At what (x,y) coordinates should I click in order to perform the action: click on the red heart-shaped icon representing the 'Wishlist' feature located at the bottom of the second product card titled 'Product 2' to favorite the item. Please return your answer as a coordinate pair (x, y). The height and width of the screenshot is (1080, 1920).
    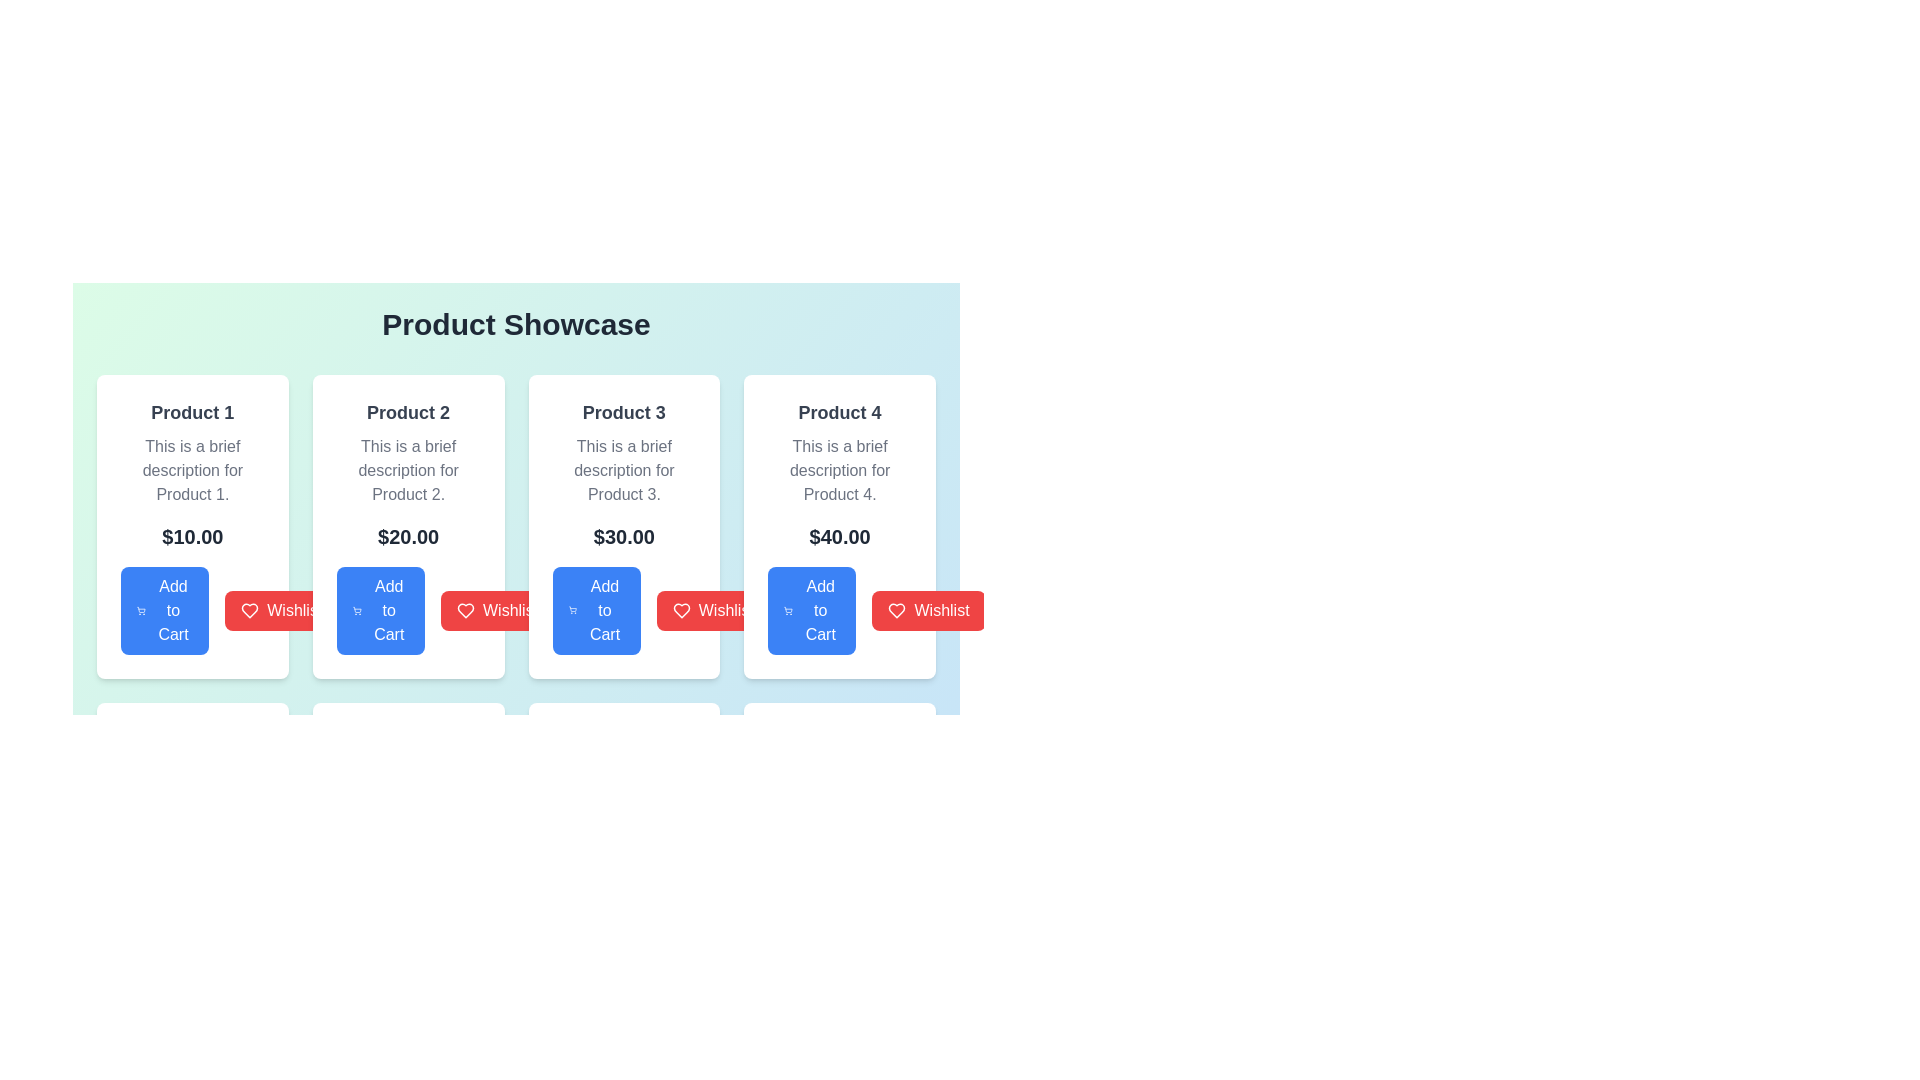
    Looking at the image, I should click on (249, 609).